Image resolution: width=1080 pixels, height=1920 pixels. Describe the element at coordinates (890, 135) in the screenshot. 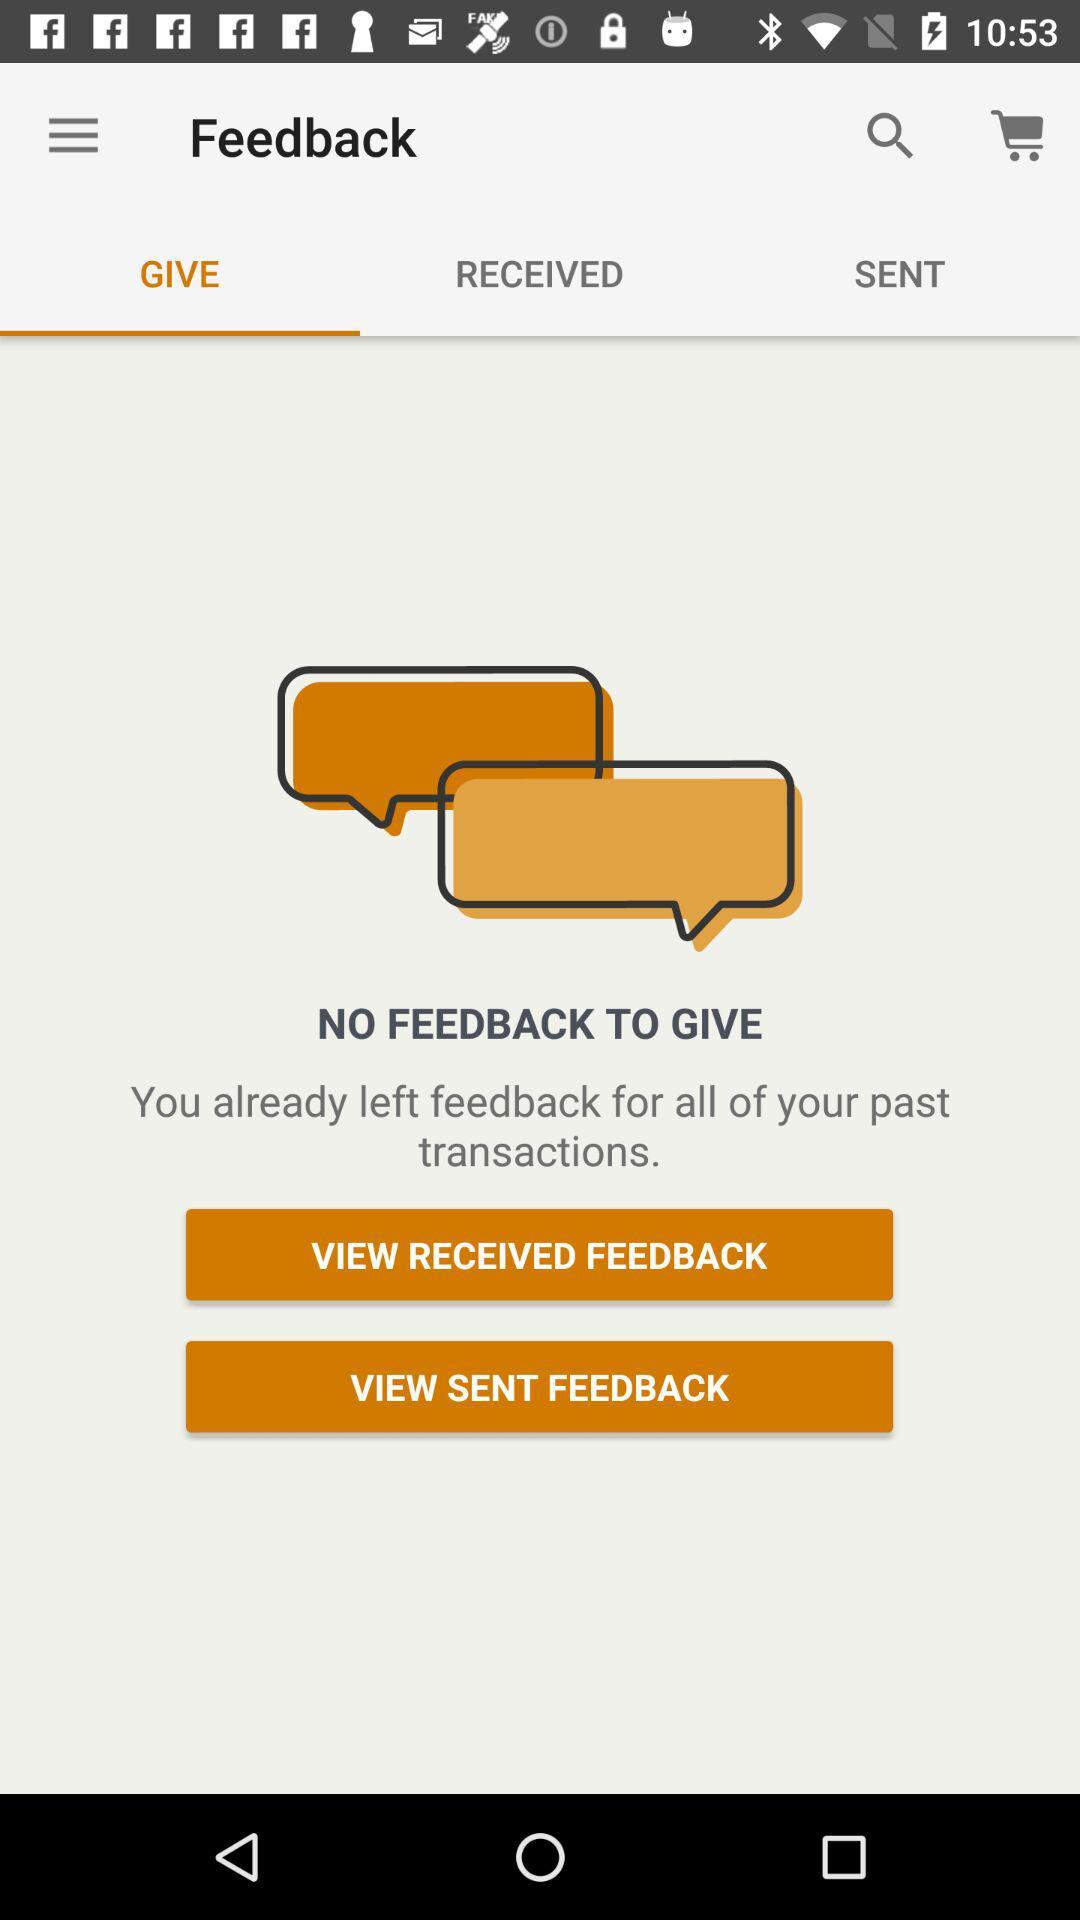

I see `icon next to the feedback item` at that location.